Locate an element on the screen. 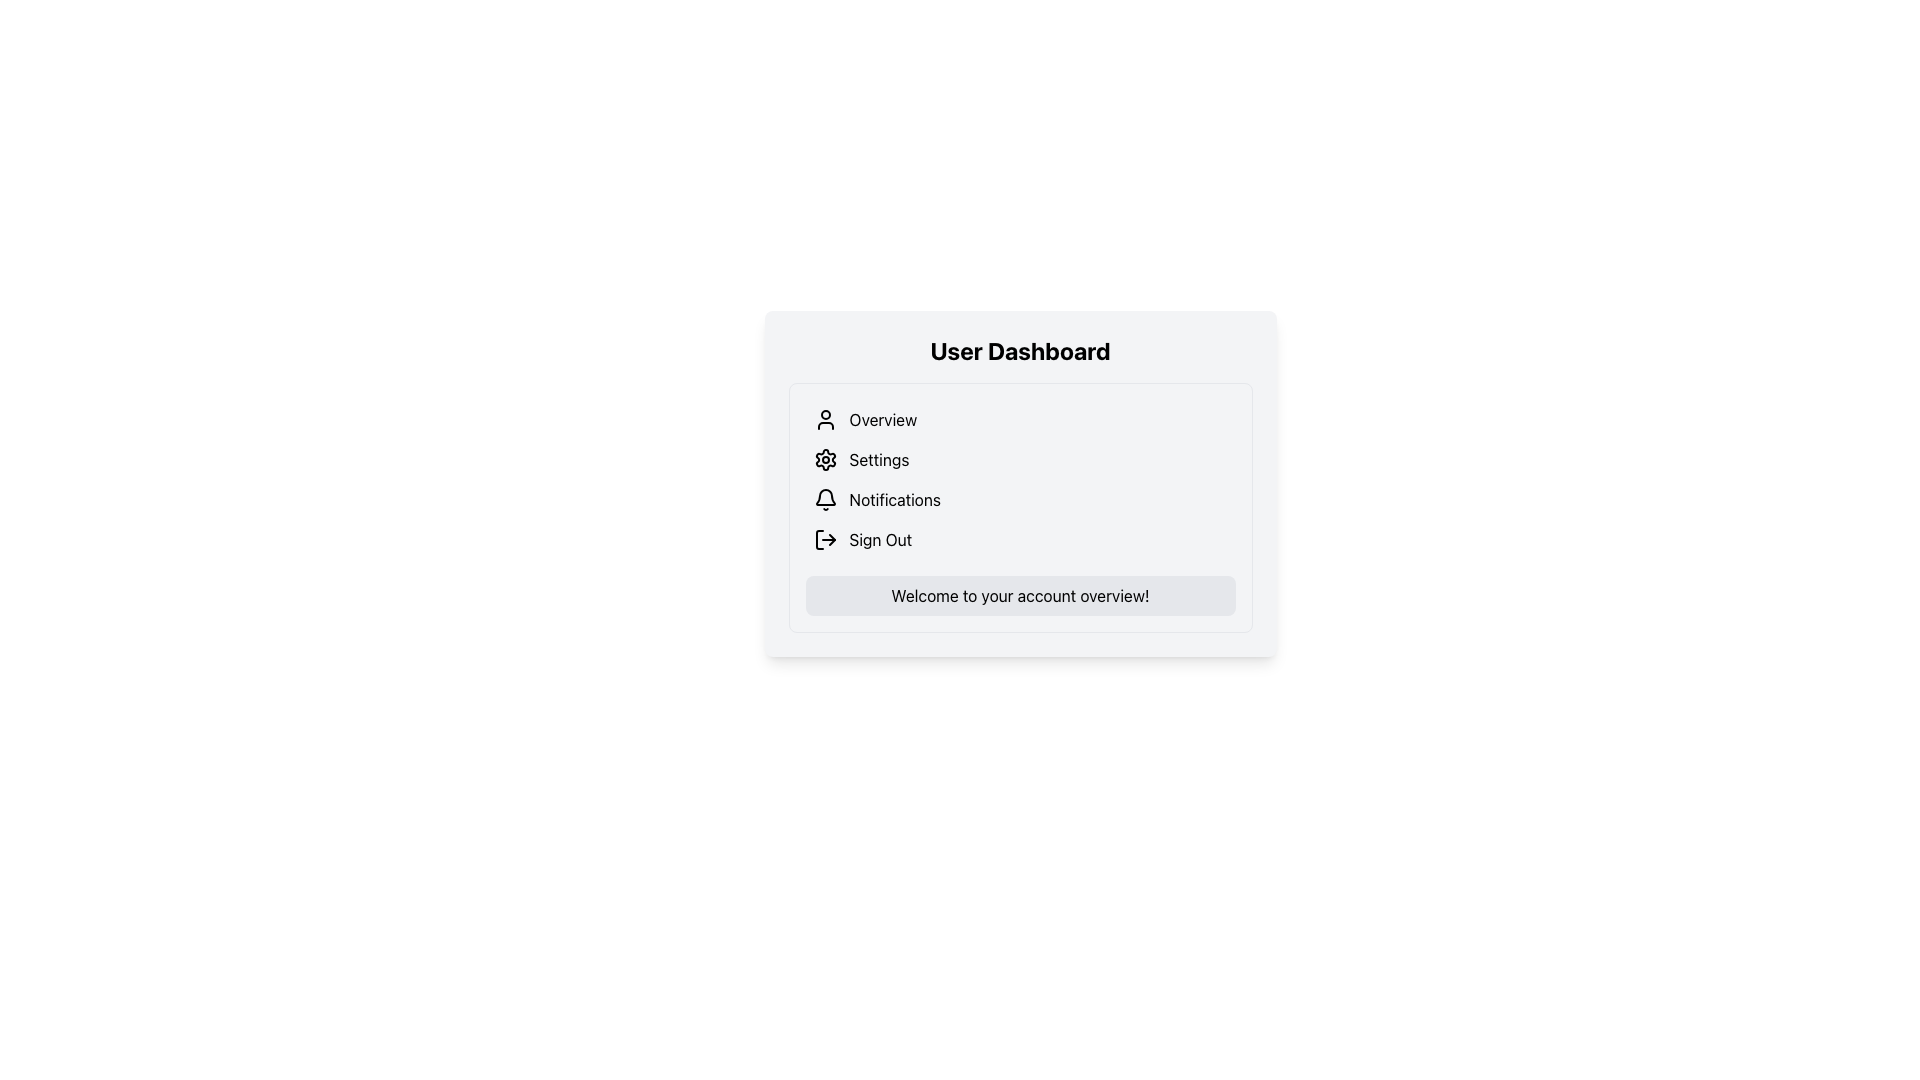  the 'Sign Out' icon located on the left side of the 'Sign Out' option in the menu under the 'User Dashboard' section is located at coordinates (825, 540).